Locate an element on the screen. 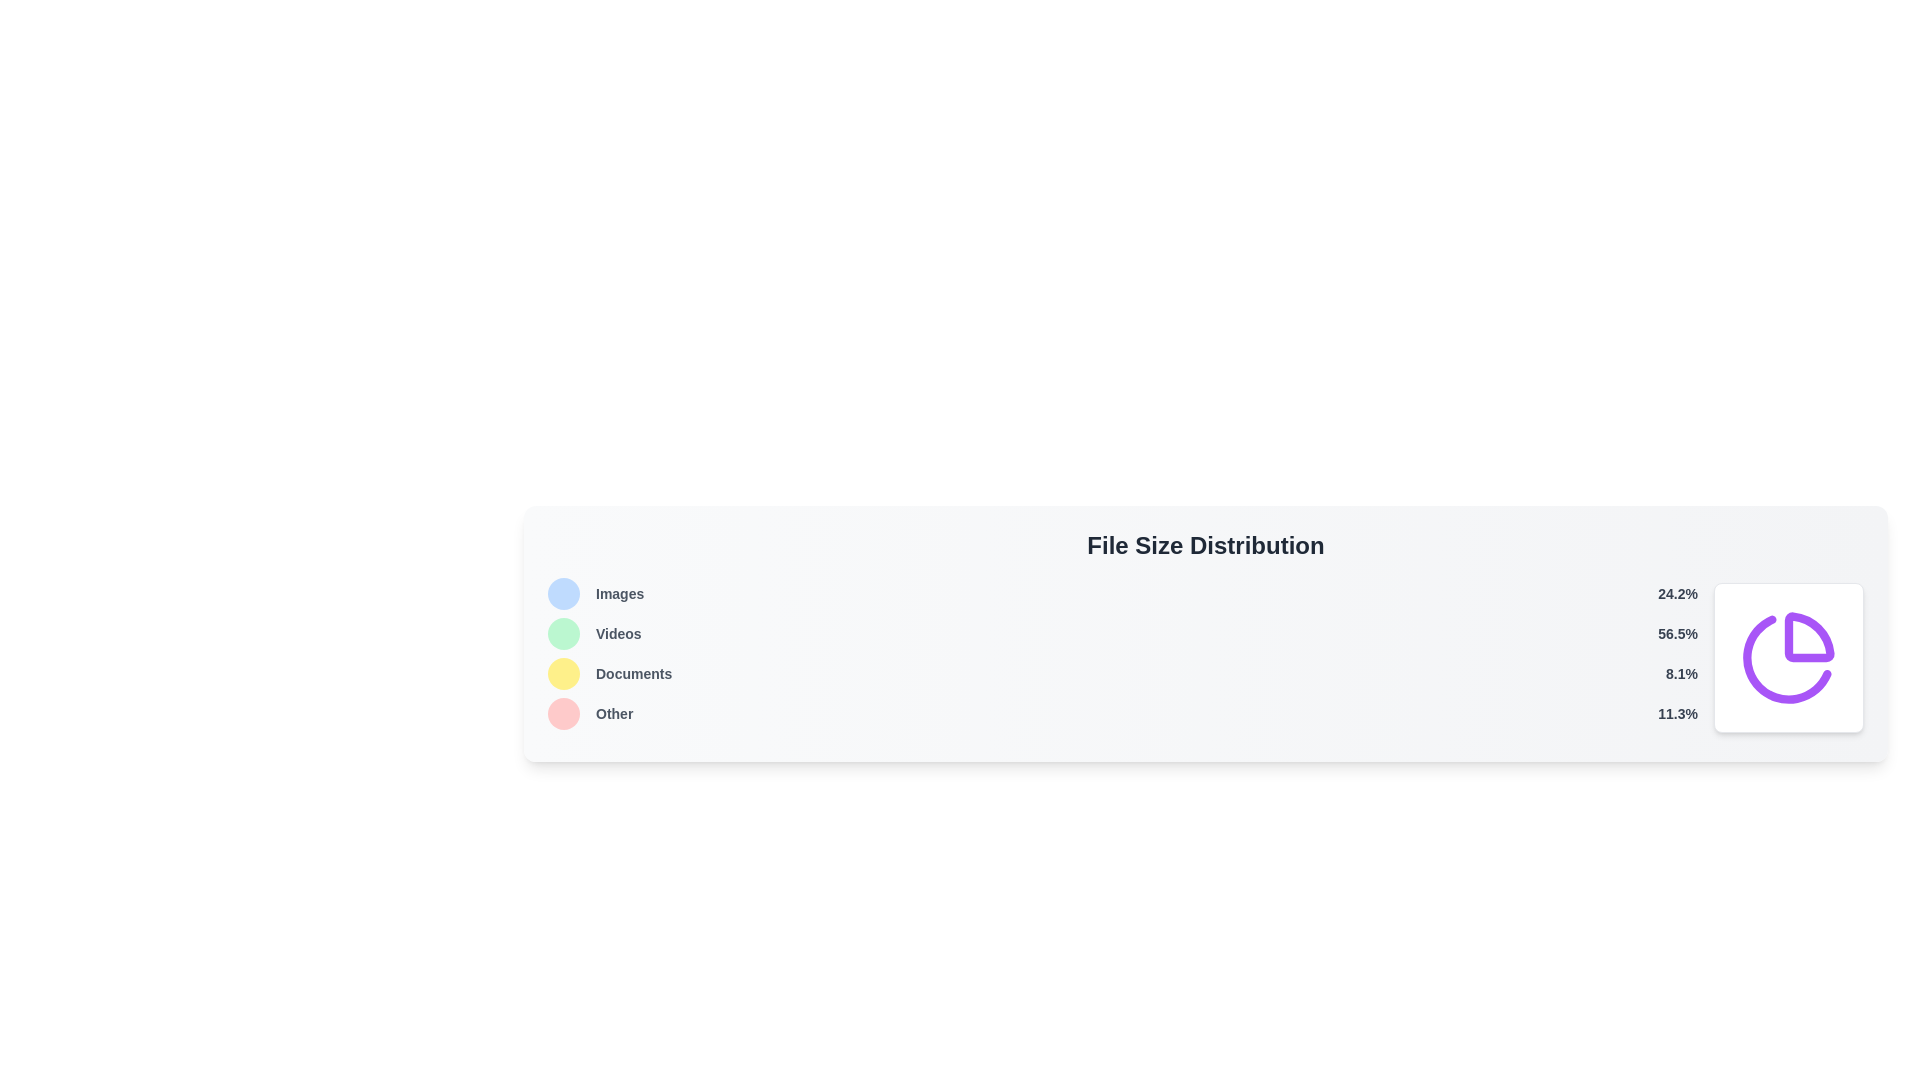  the text label displaying 'Other' is located at coordinates (613, 712).